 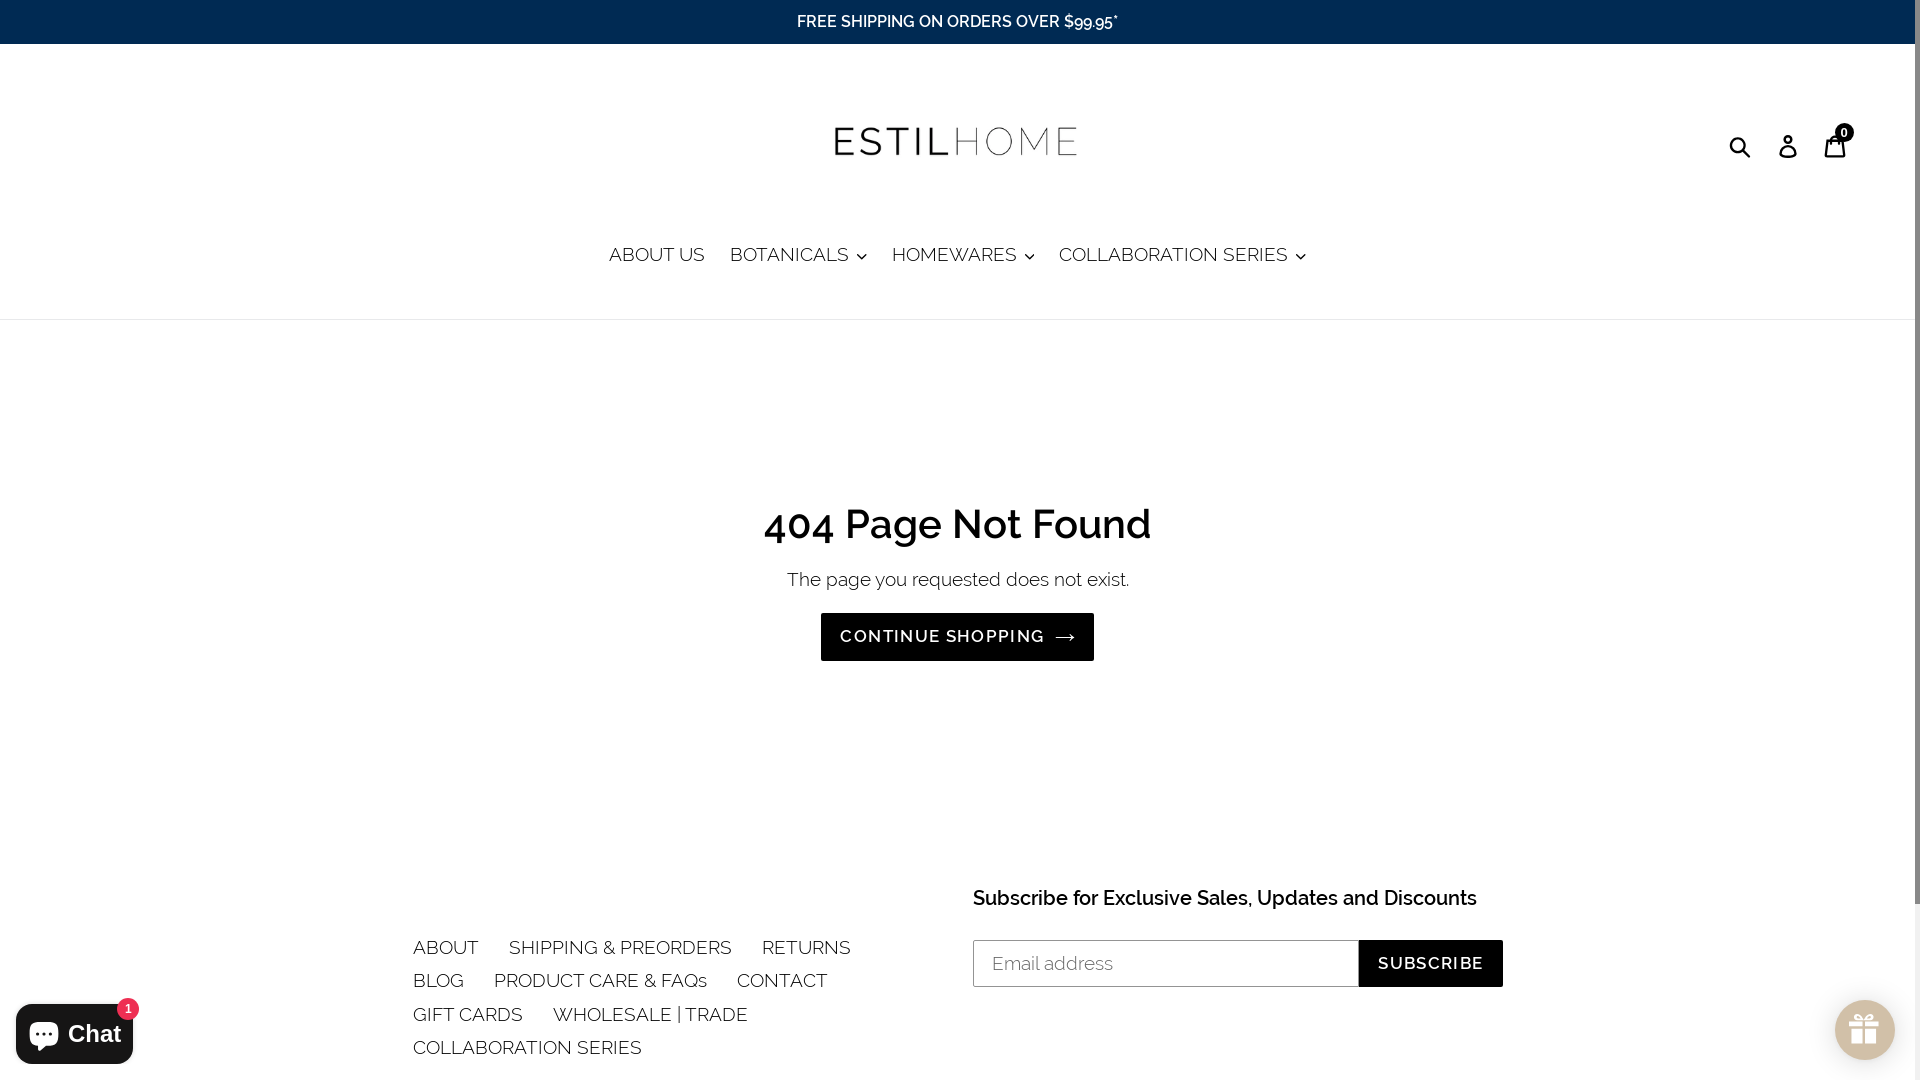 I want to click on 'COLLABORATION SERIES', so click(x=411, y=1045).